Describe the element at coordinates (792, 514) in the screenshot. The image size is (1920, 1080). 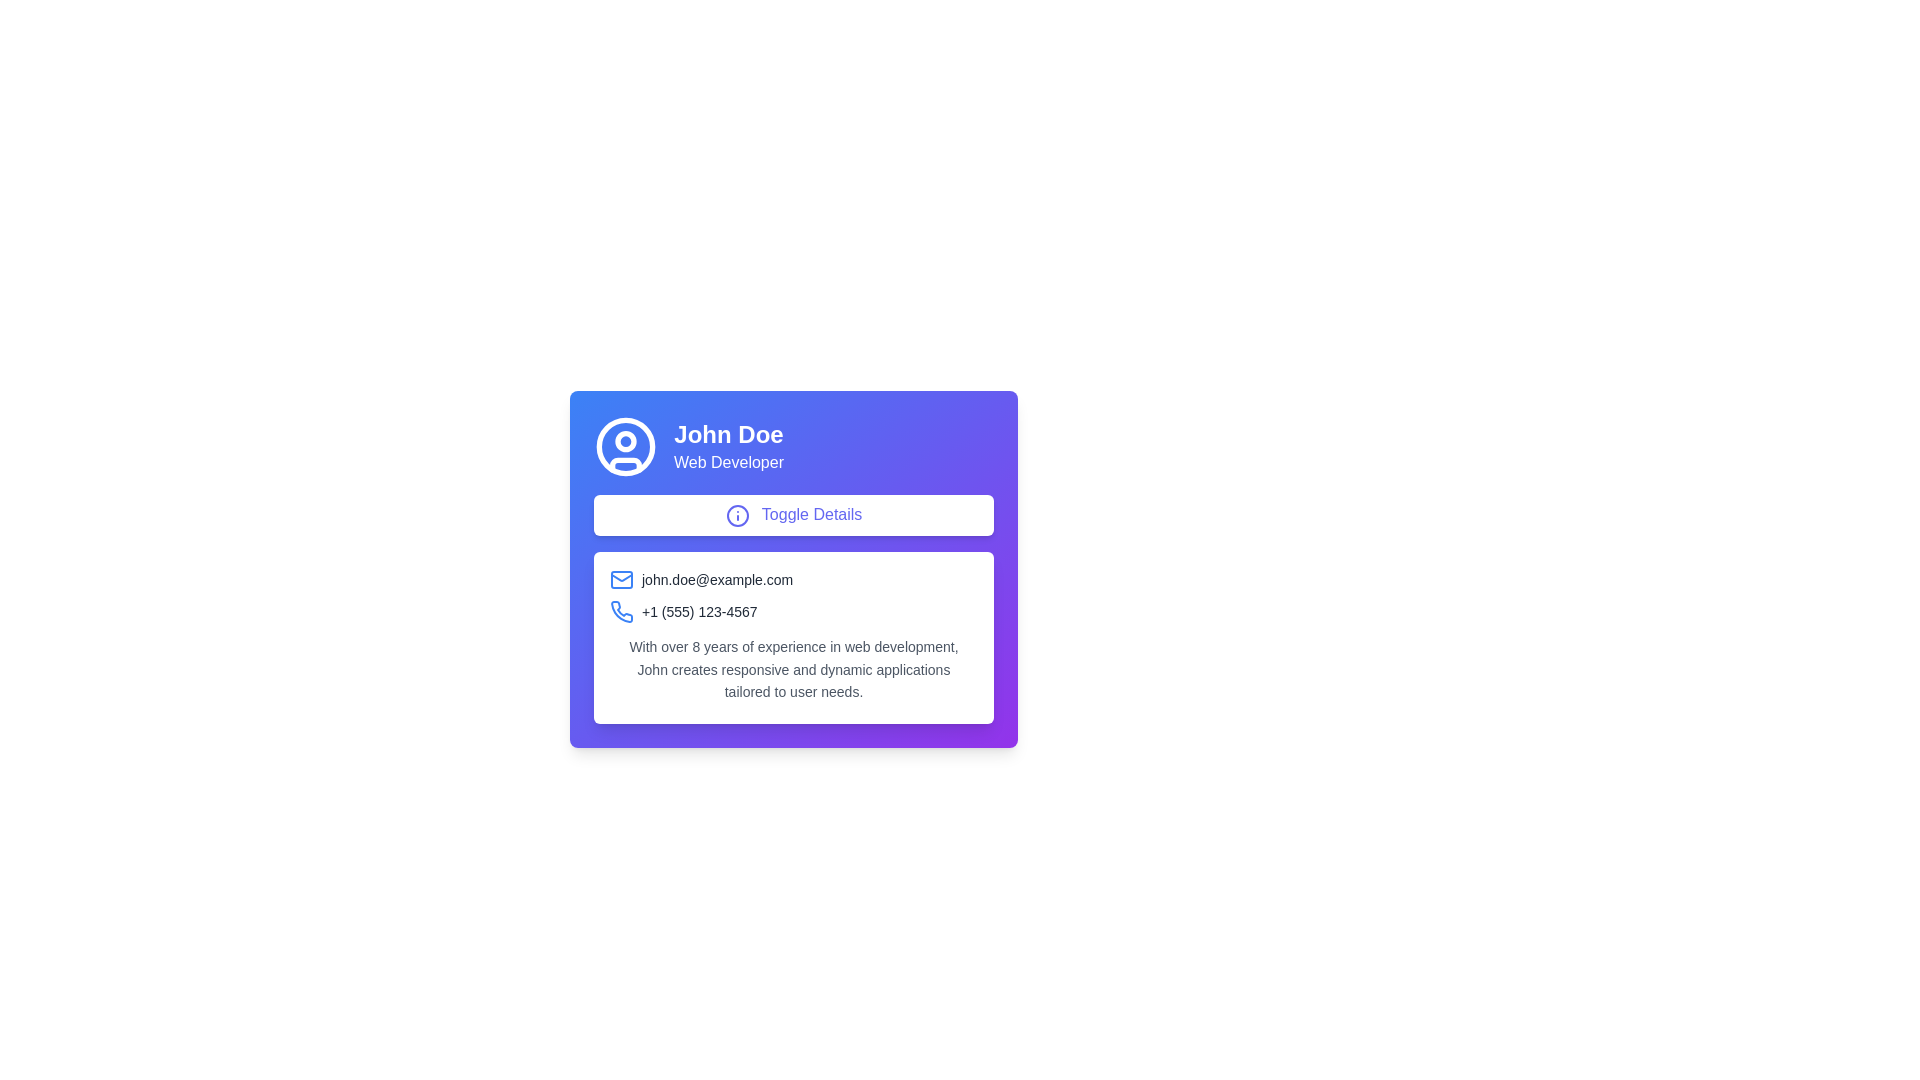
I see `the visibility toggle button for additional details about John Doe's professional information, located below the title section and above the email and phone information within the card` at that location.